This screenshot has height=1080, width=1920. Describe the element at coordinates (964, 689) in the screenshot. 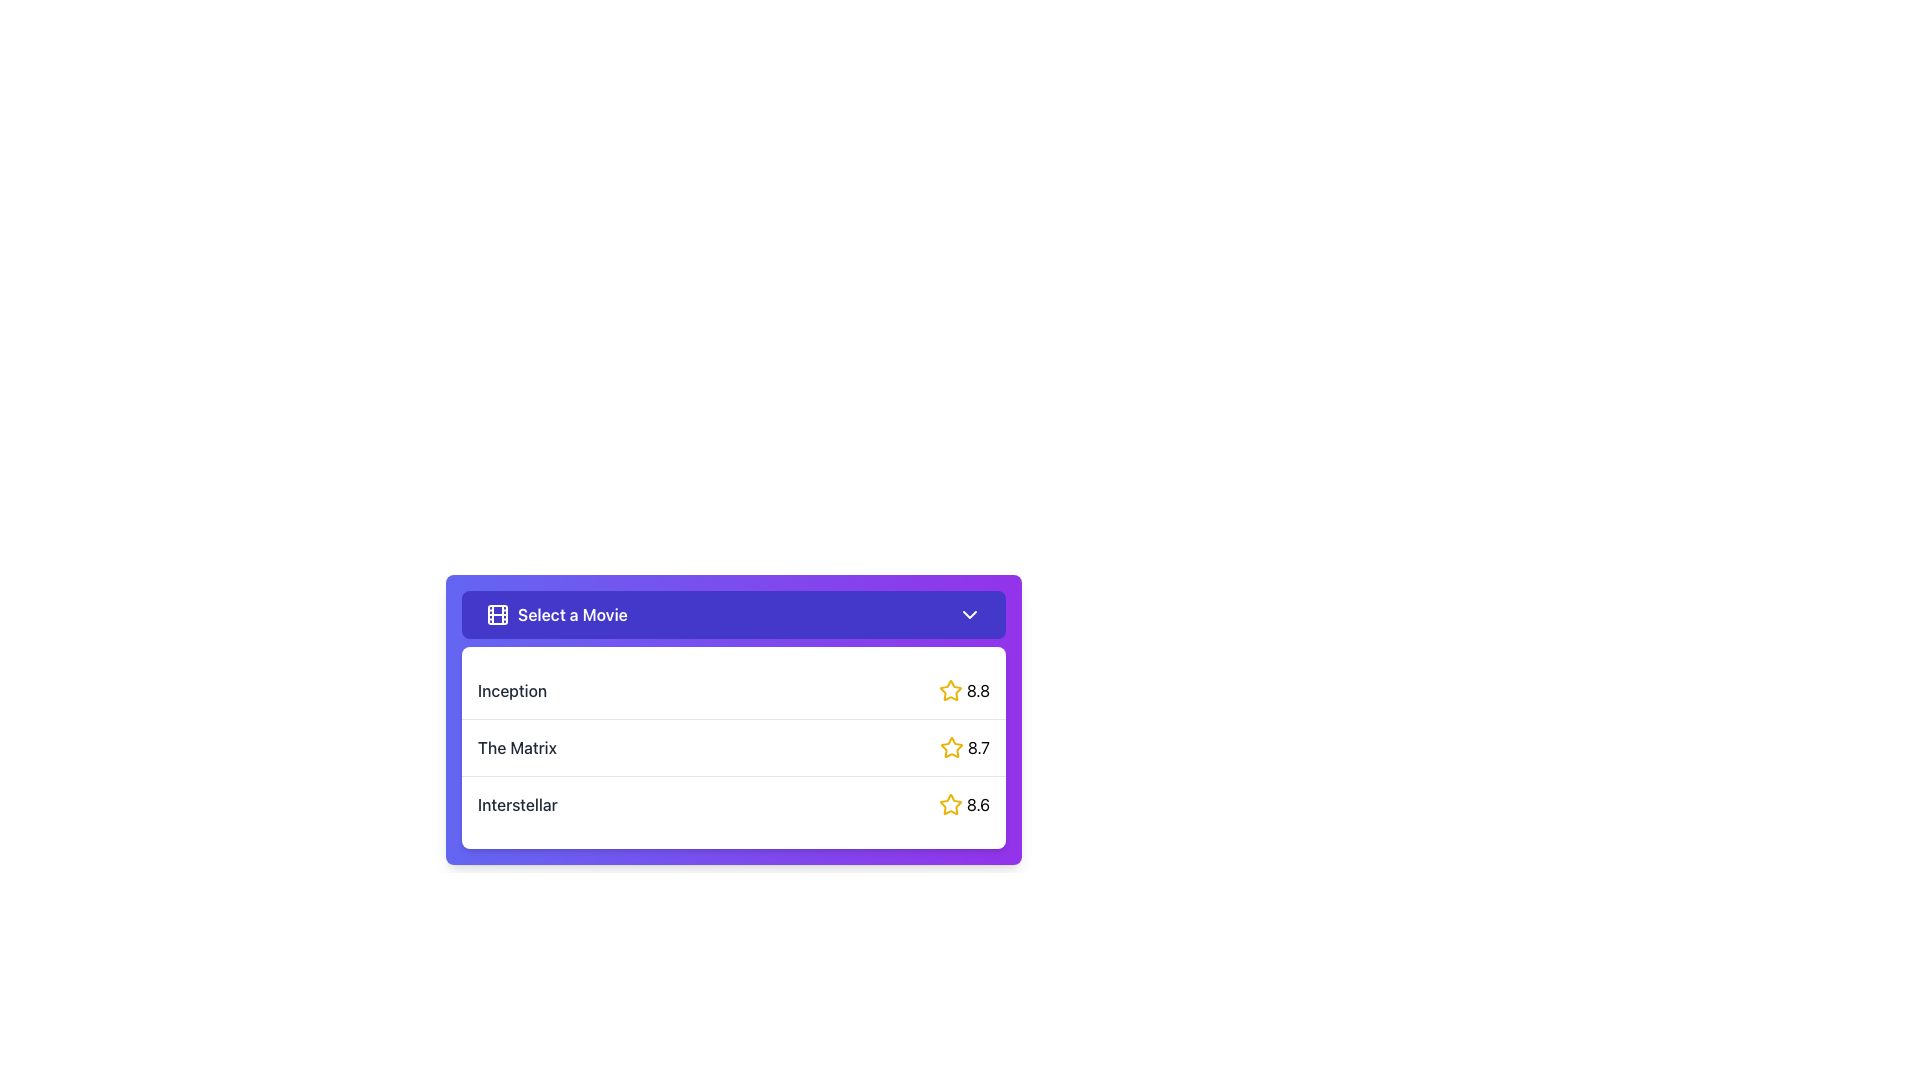

I see `rating value '8.8' displayed in the yellow star icon next to the movie name 'Inception' in the first list item of the 'Select a Movie' section` at that location.